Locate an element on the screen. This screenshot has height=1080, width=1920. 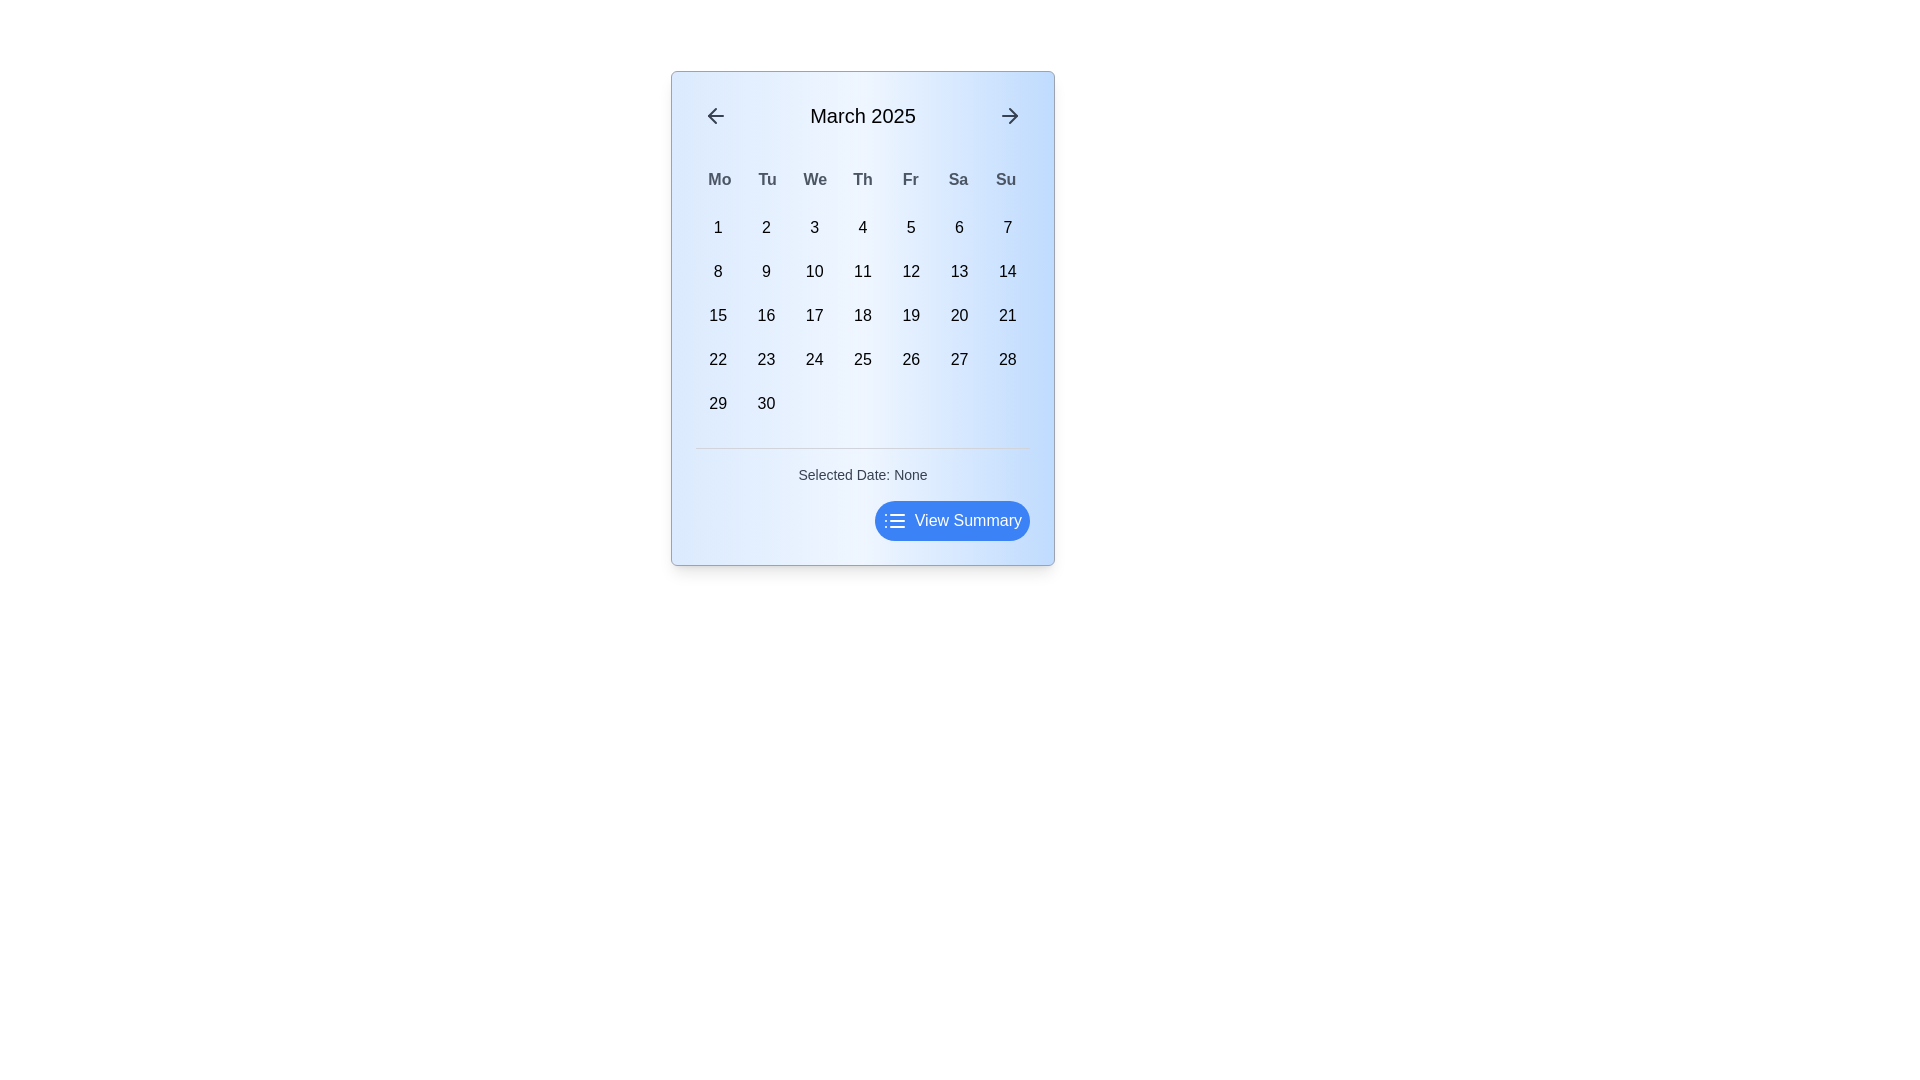
the icon-based button located at the upper left corner of the calendar interface, which navigates to the previous month when clicked is located at coordinates (715, 115).